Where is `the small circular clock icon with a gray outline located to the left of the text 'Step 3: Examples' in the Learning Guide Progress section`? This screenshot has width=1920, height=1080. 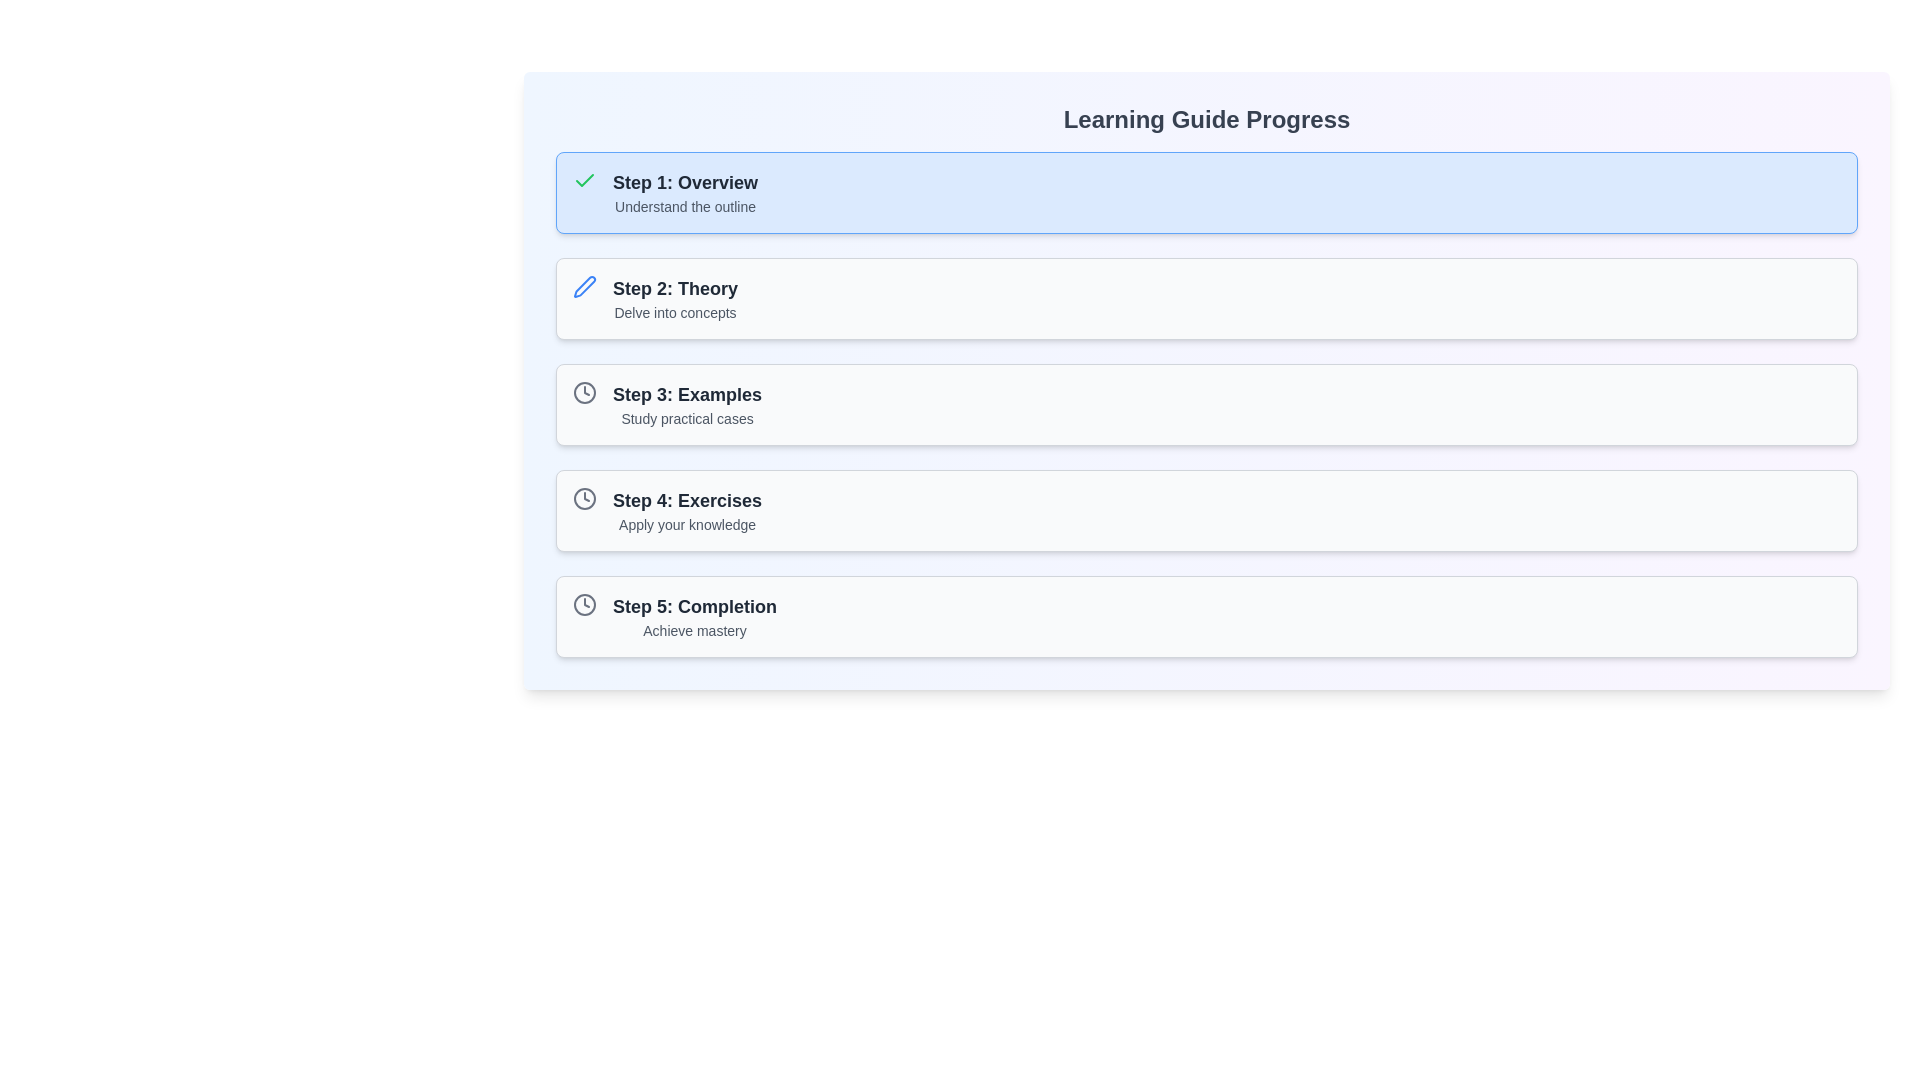 the small circular clock icon with a gray outline located to the left of the text 'Step 3: Examples' in the Learning Guide Progress section is located at coordinates (584, 393).